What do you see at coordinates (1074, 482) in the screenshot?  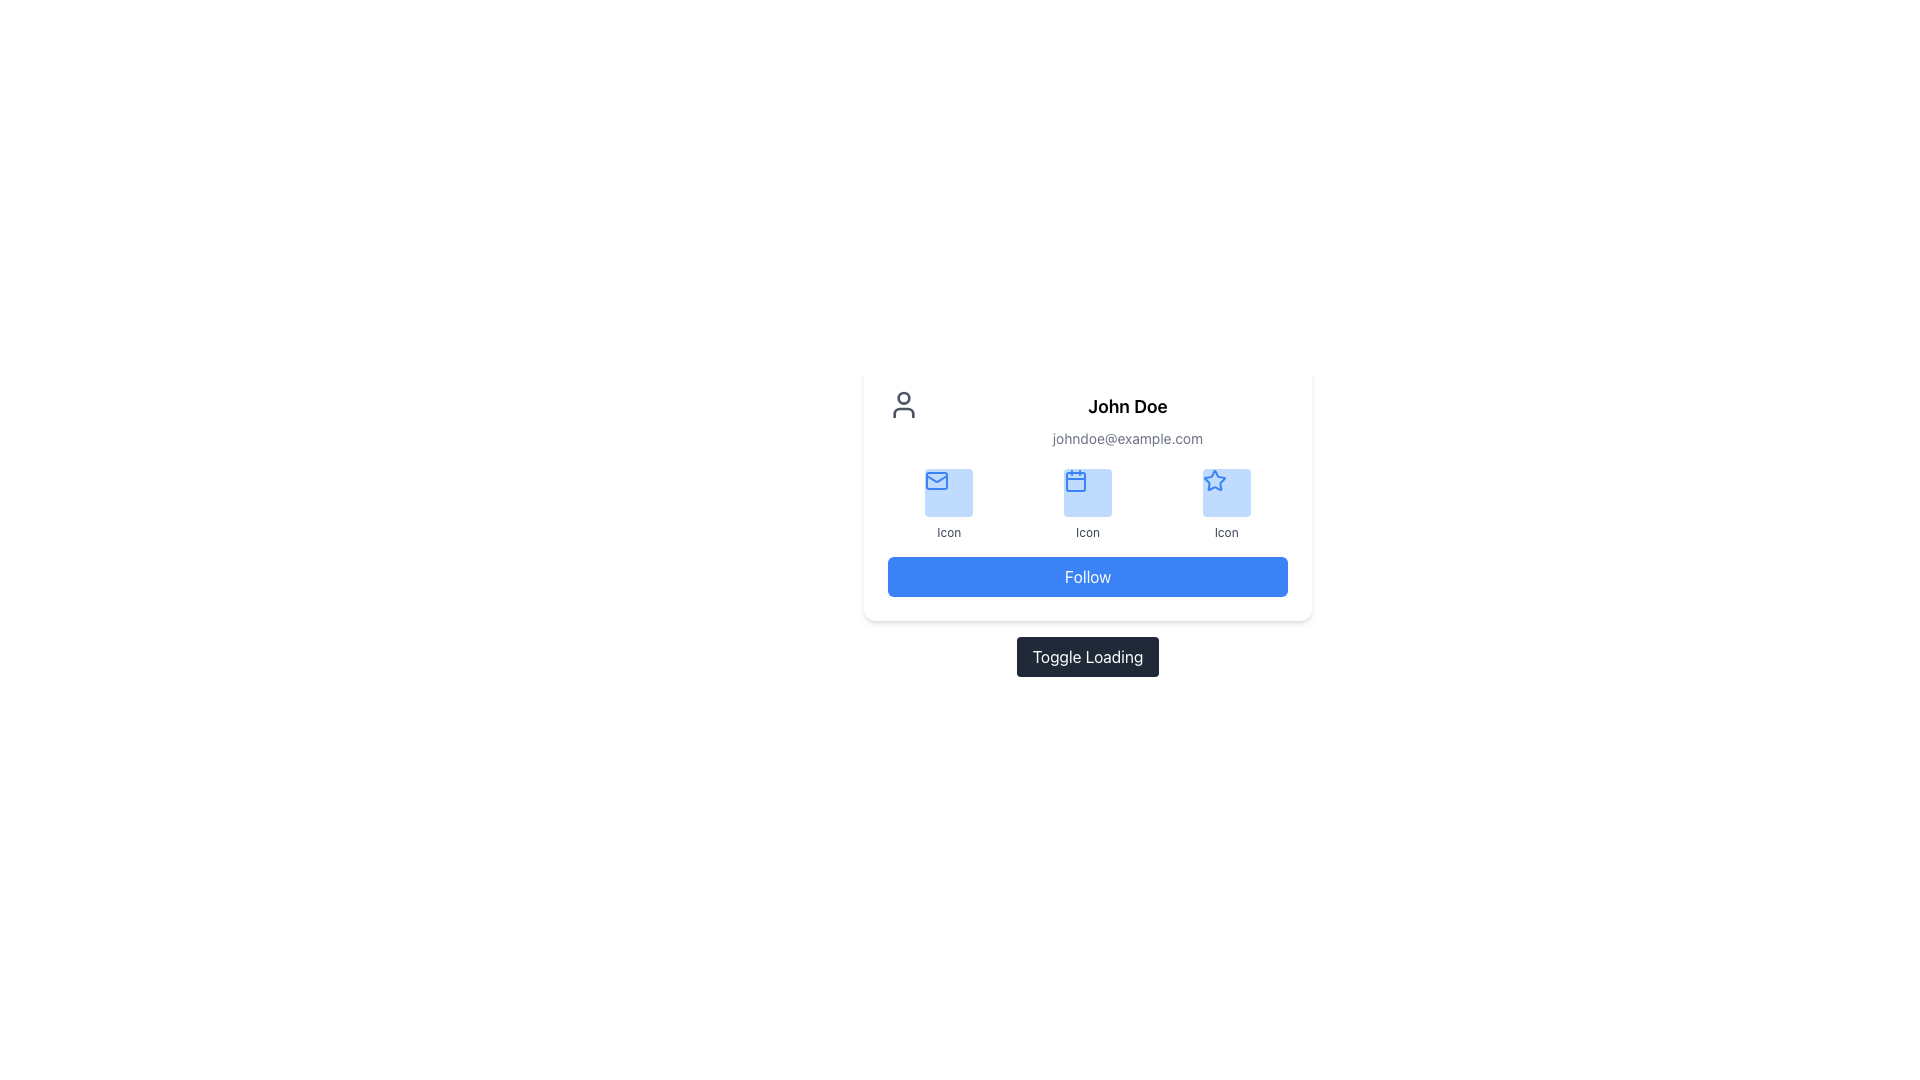 I see `the second calendar icon with a light blue background located in the center section of the interface to interact with it` at bounding box center [1074, 482].